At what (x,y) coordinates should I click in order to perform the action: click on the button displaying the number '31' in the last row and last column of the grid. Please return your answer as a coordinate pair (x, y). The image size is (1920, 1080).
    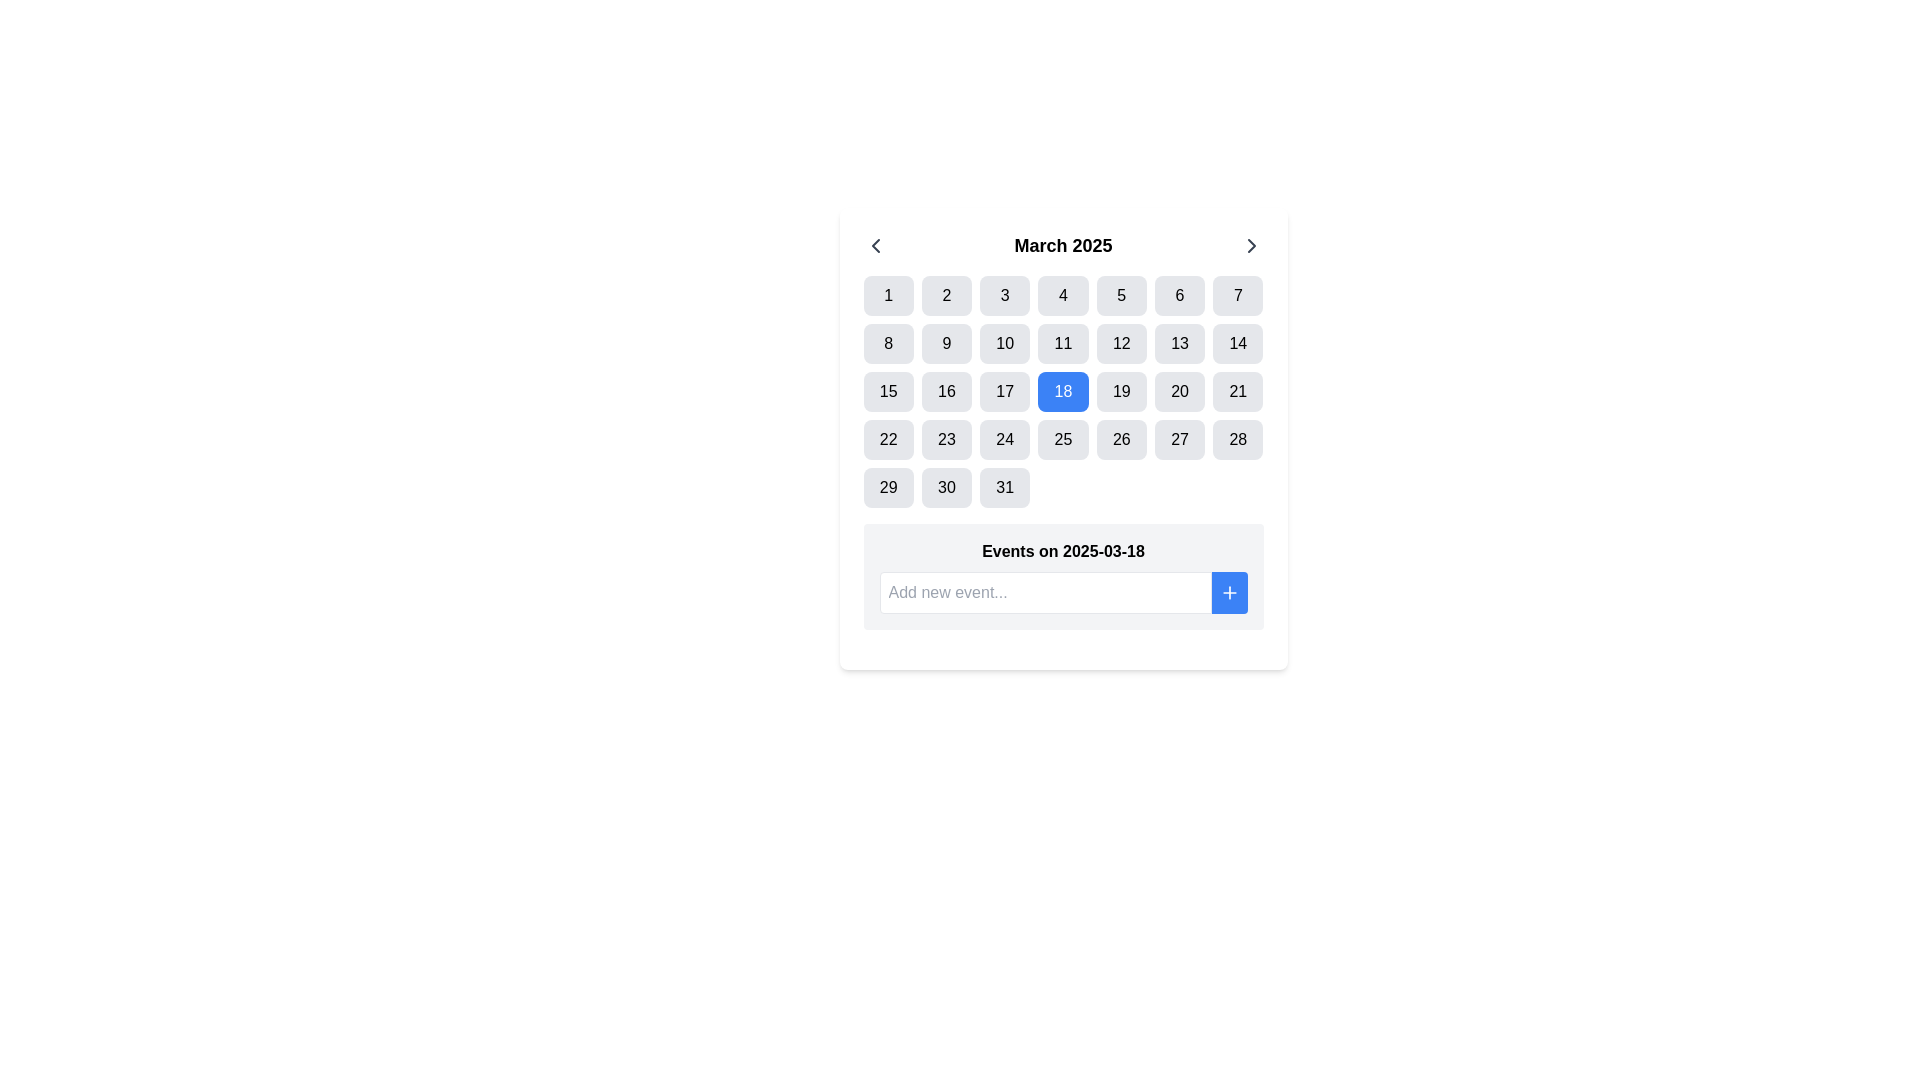
    Looking at the image, I should click on (1005, 488).